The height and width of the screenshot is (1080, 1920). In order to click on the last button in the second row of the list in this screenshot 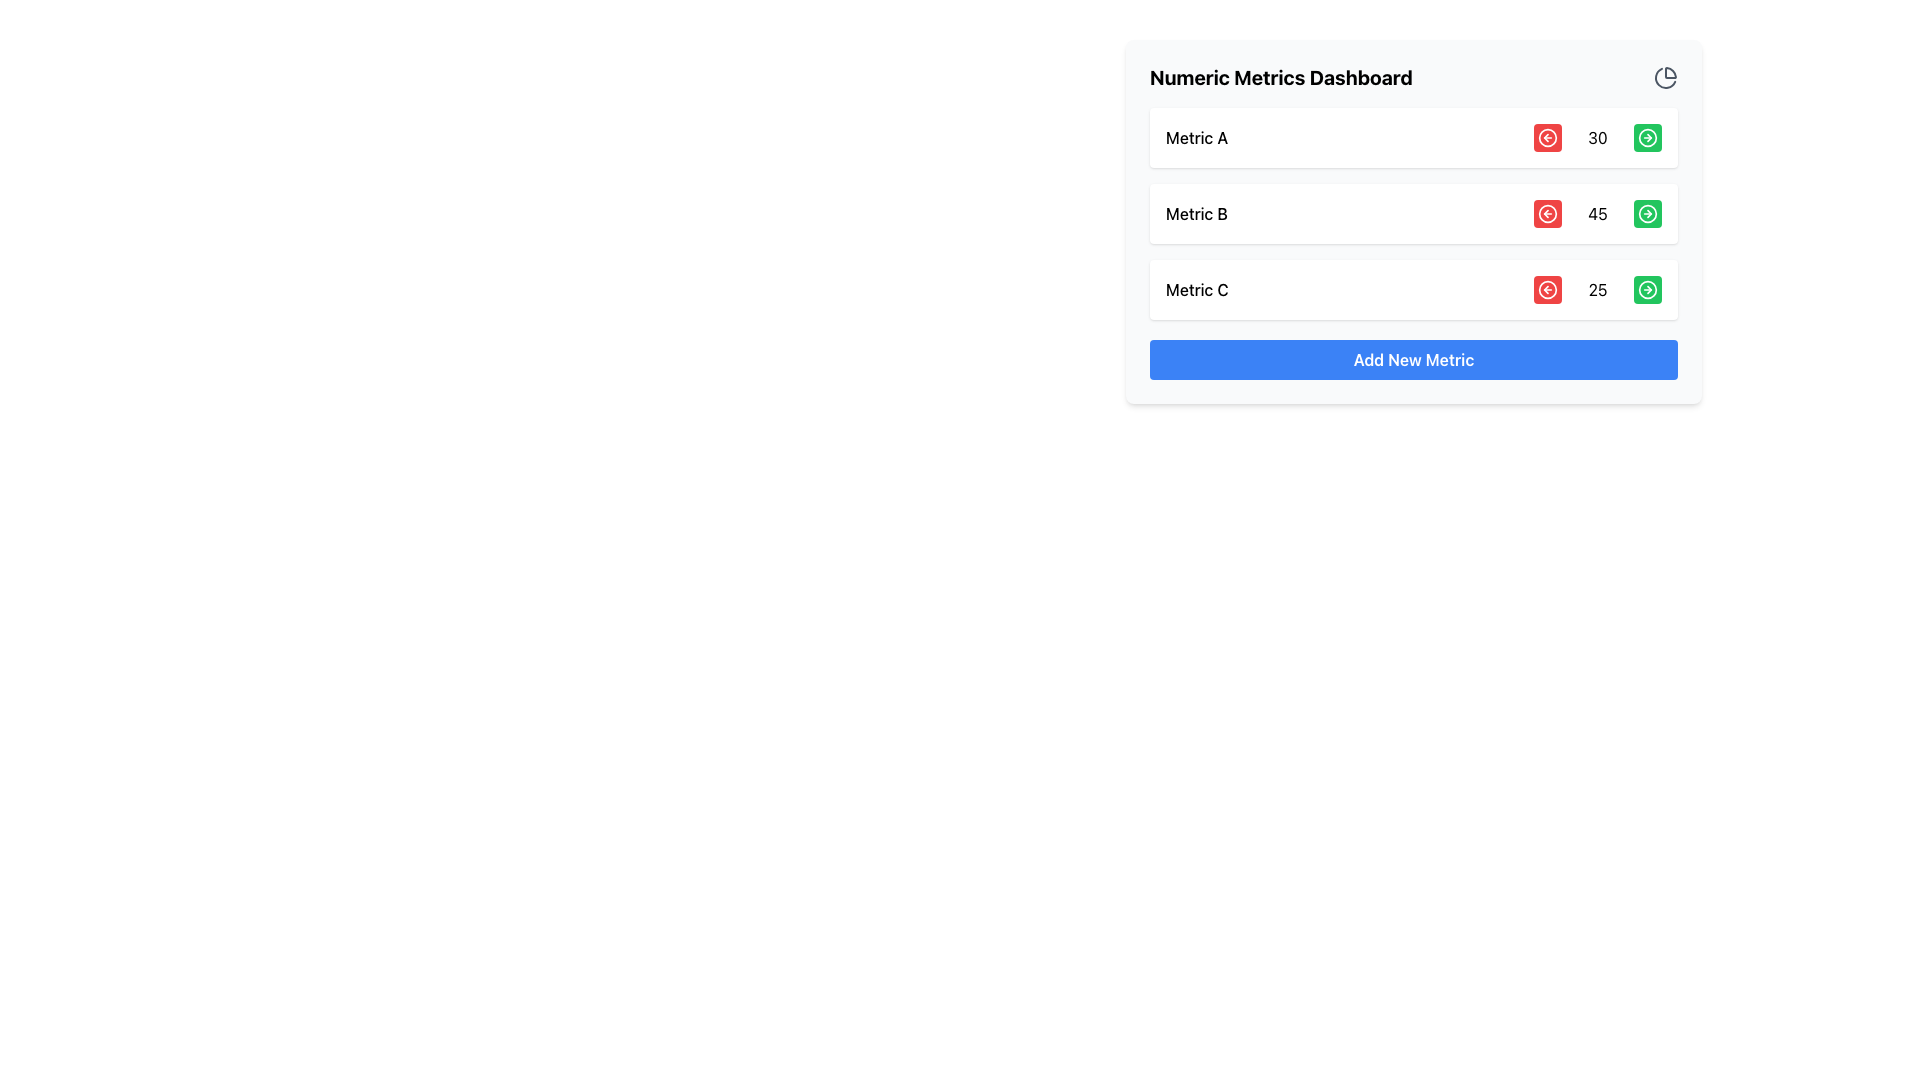, I will do `click(1647, 213)`.